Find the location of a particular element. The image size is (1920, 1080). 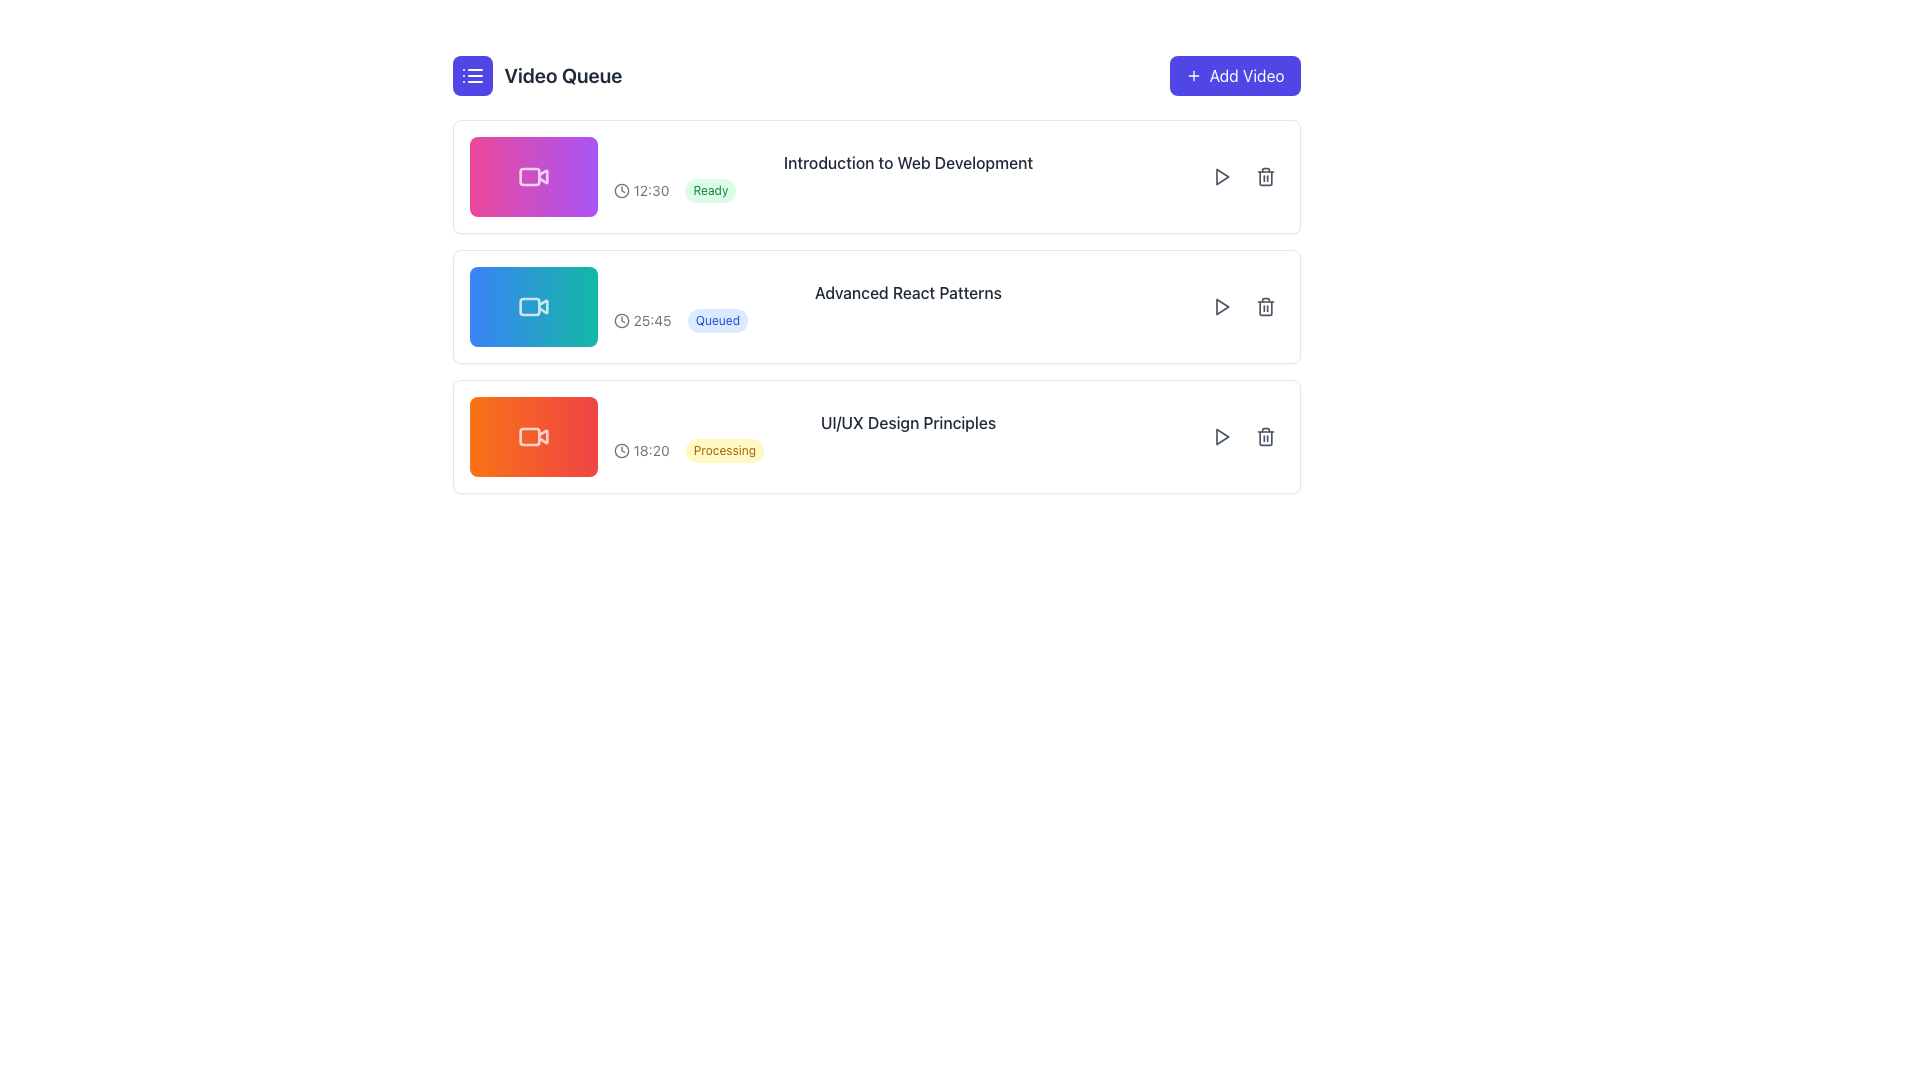

the play icon button located in the second row of the video playlist interface, to the far right, aligned with the title 'Advanced React Patterns' is located at coordinates (1220, 307).